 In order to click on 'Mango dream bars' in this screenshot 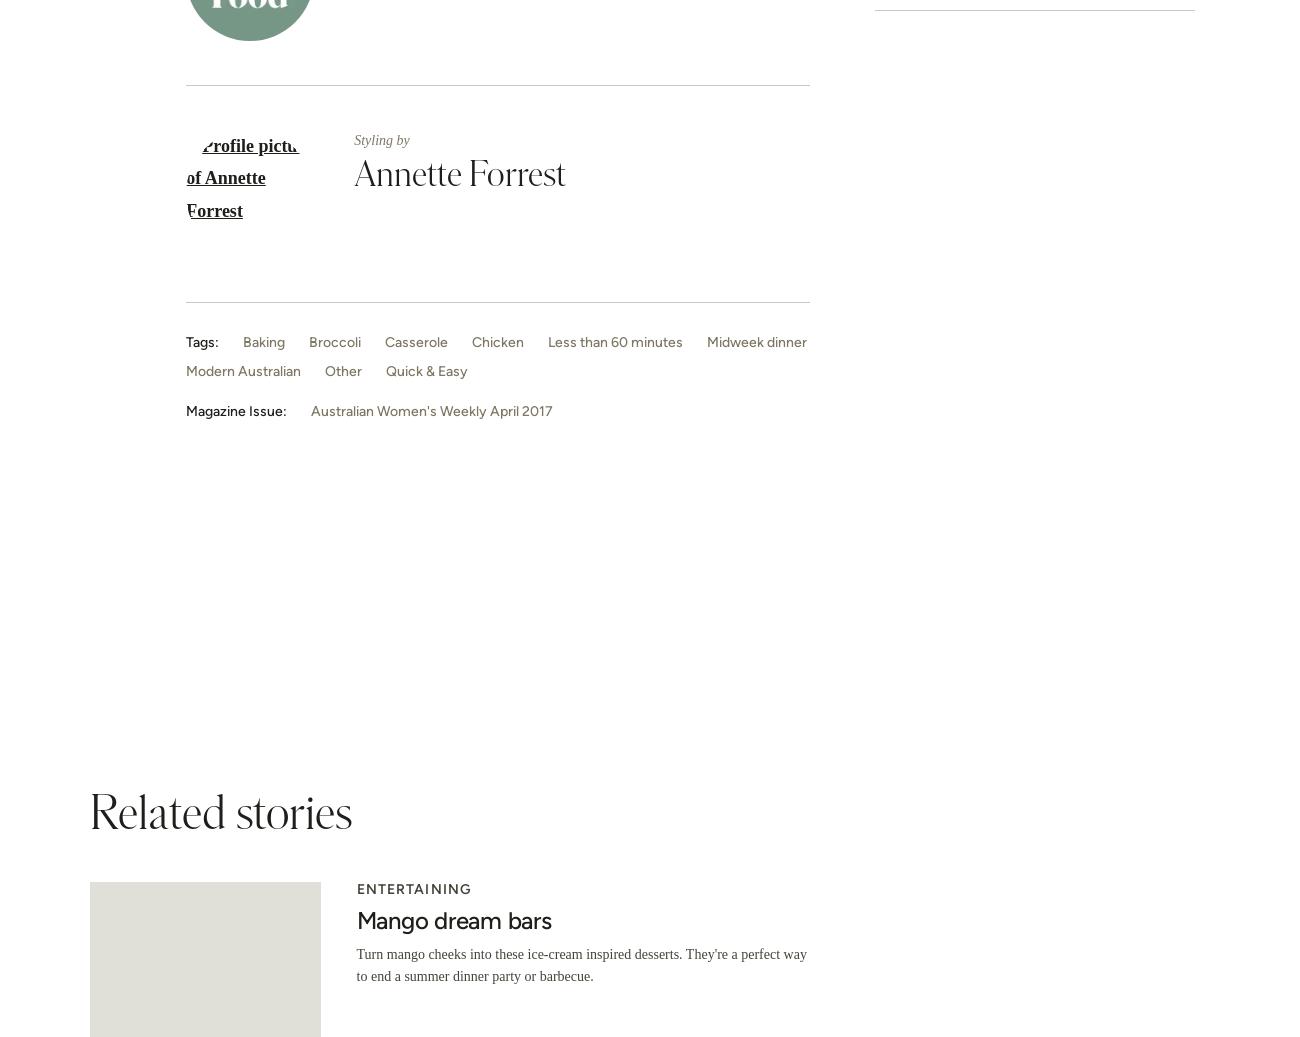, I will do `click(452, 919)`.